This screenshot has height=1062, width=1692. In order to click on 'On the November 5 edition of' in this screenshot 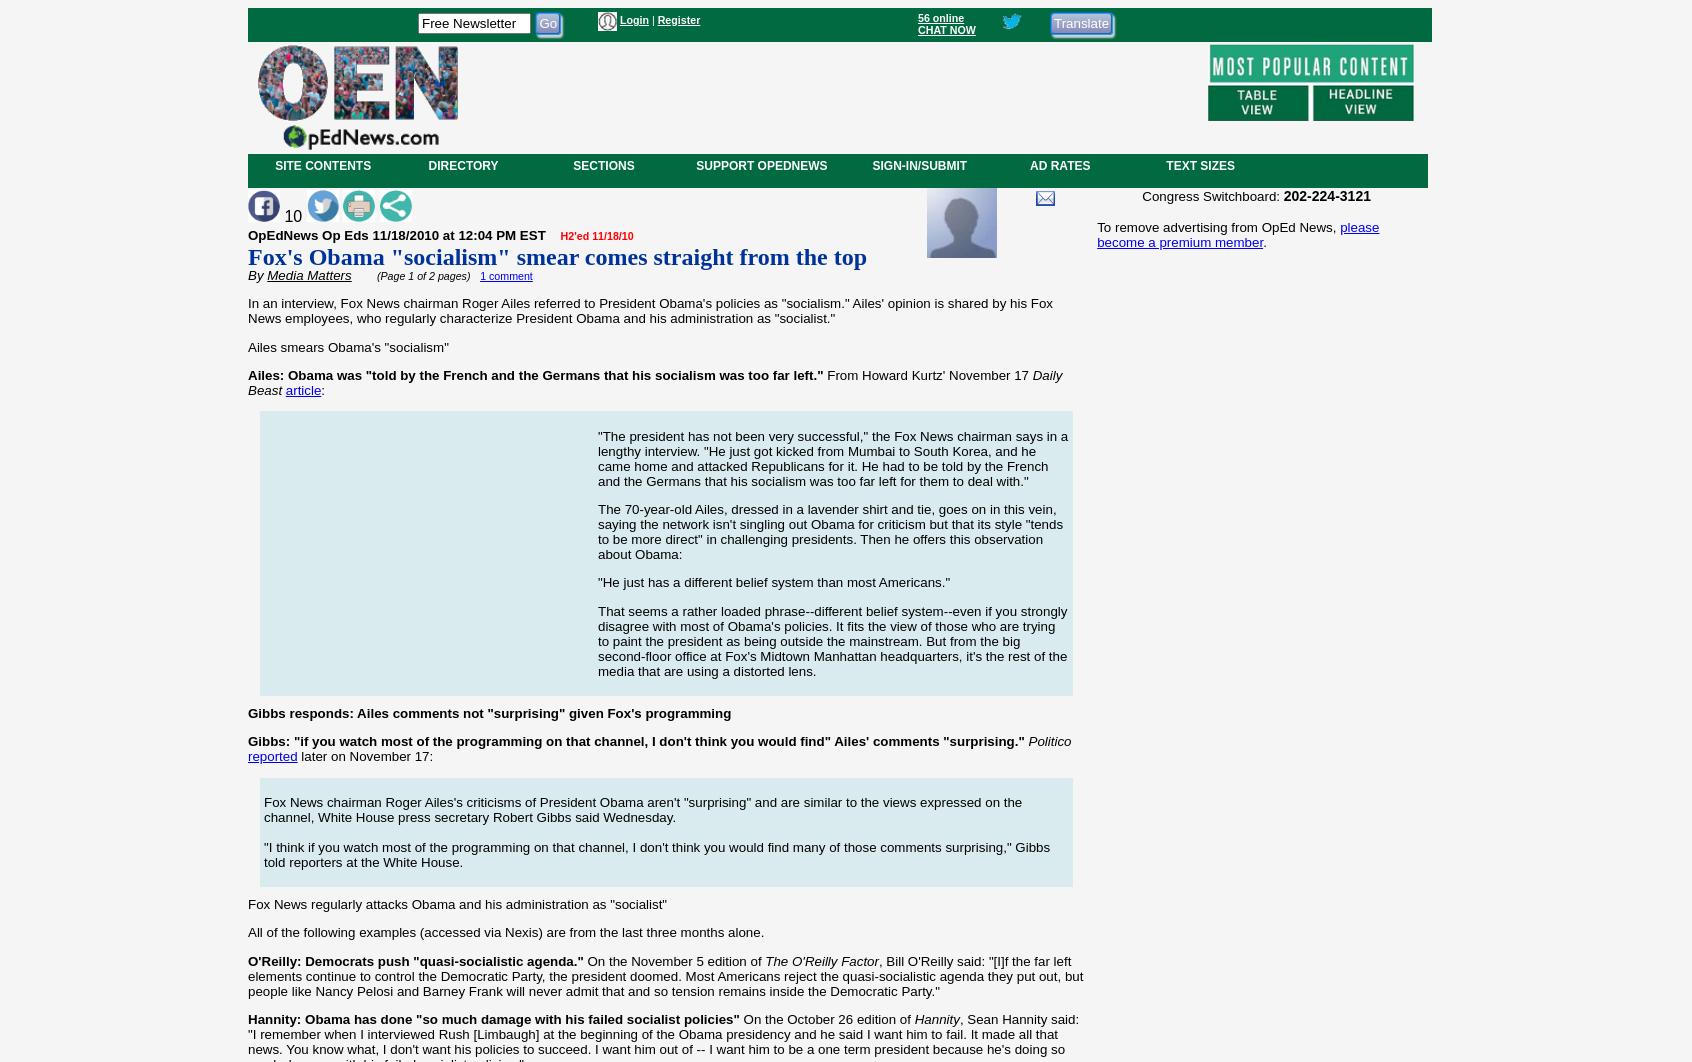, I will do `click(675, 959)`.